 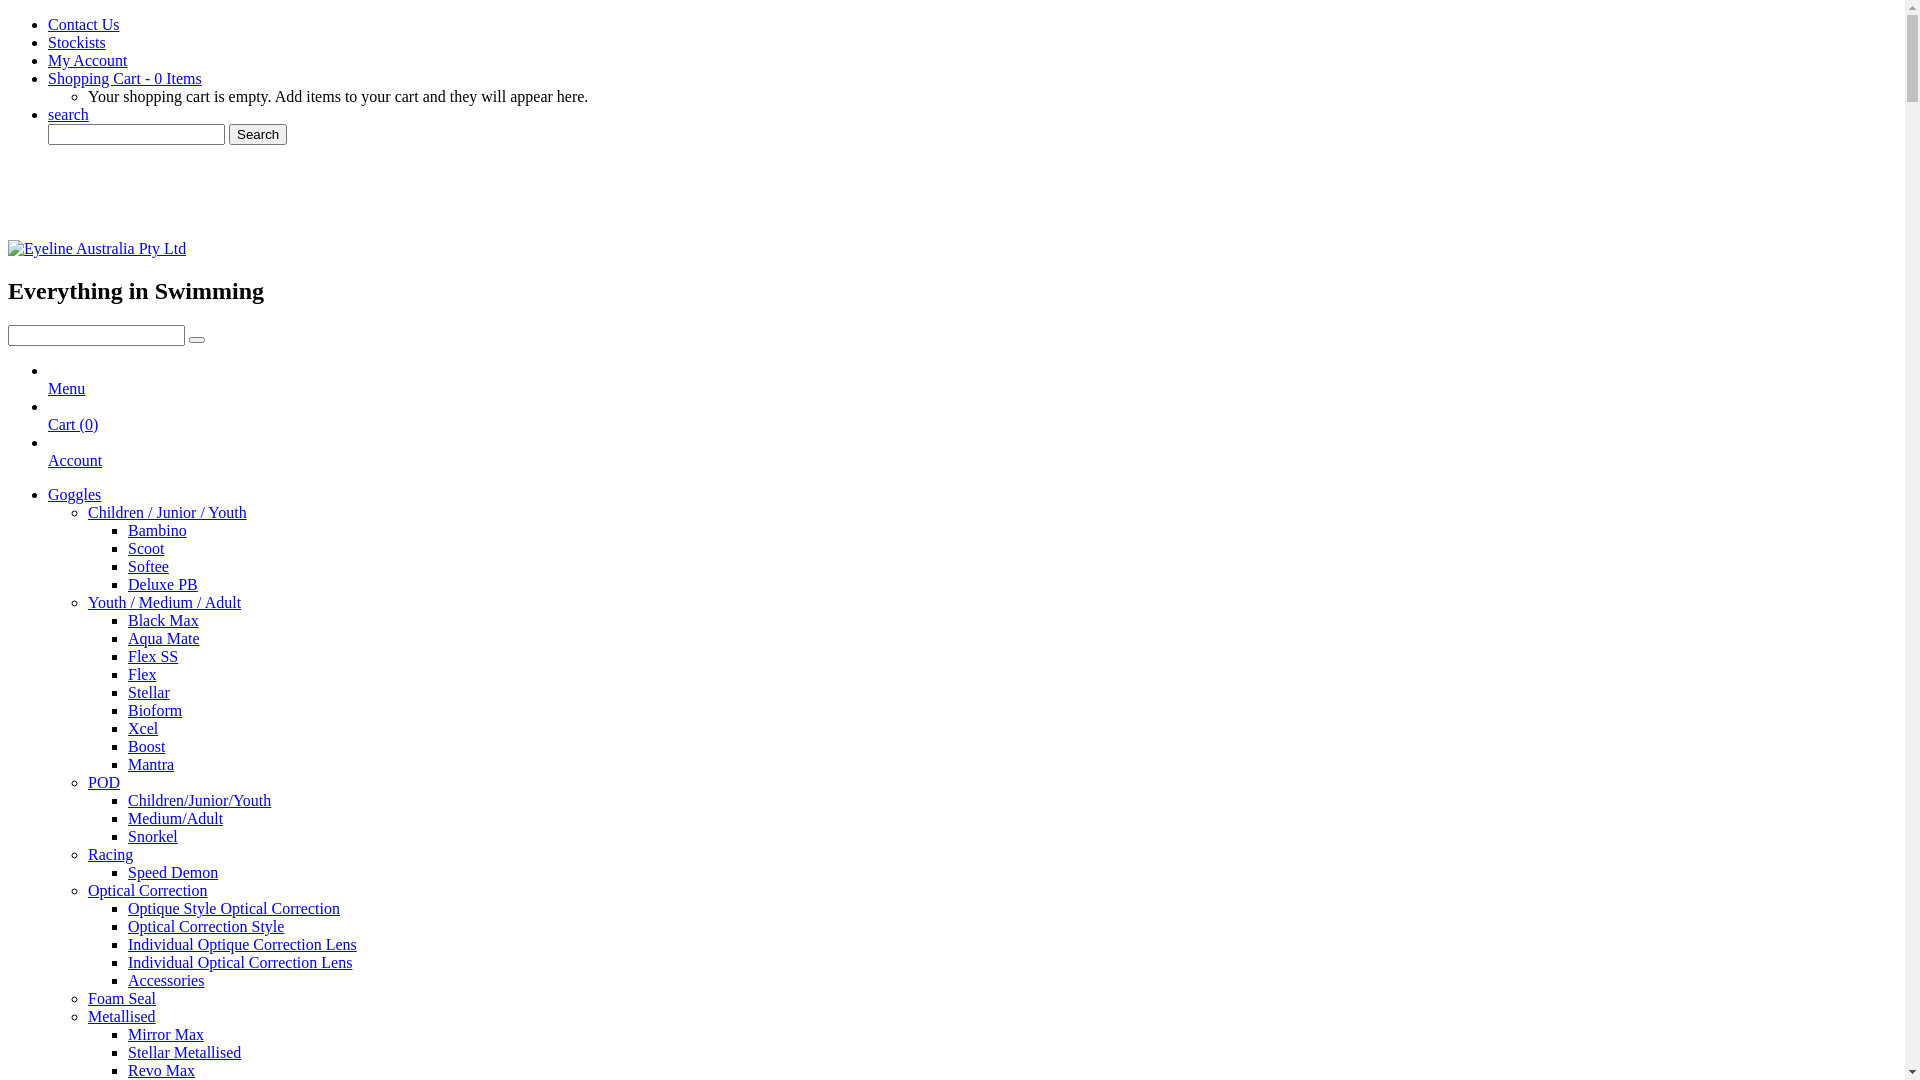 I want to click on 'Account', so click(x=48, y=469).